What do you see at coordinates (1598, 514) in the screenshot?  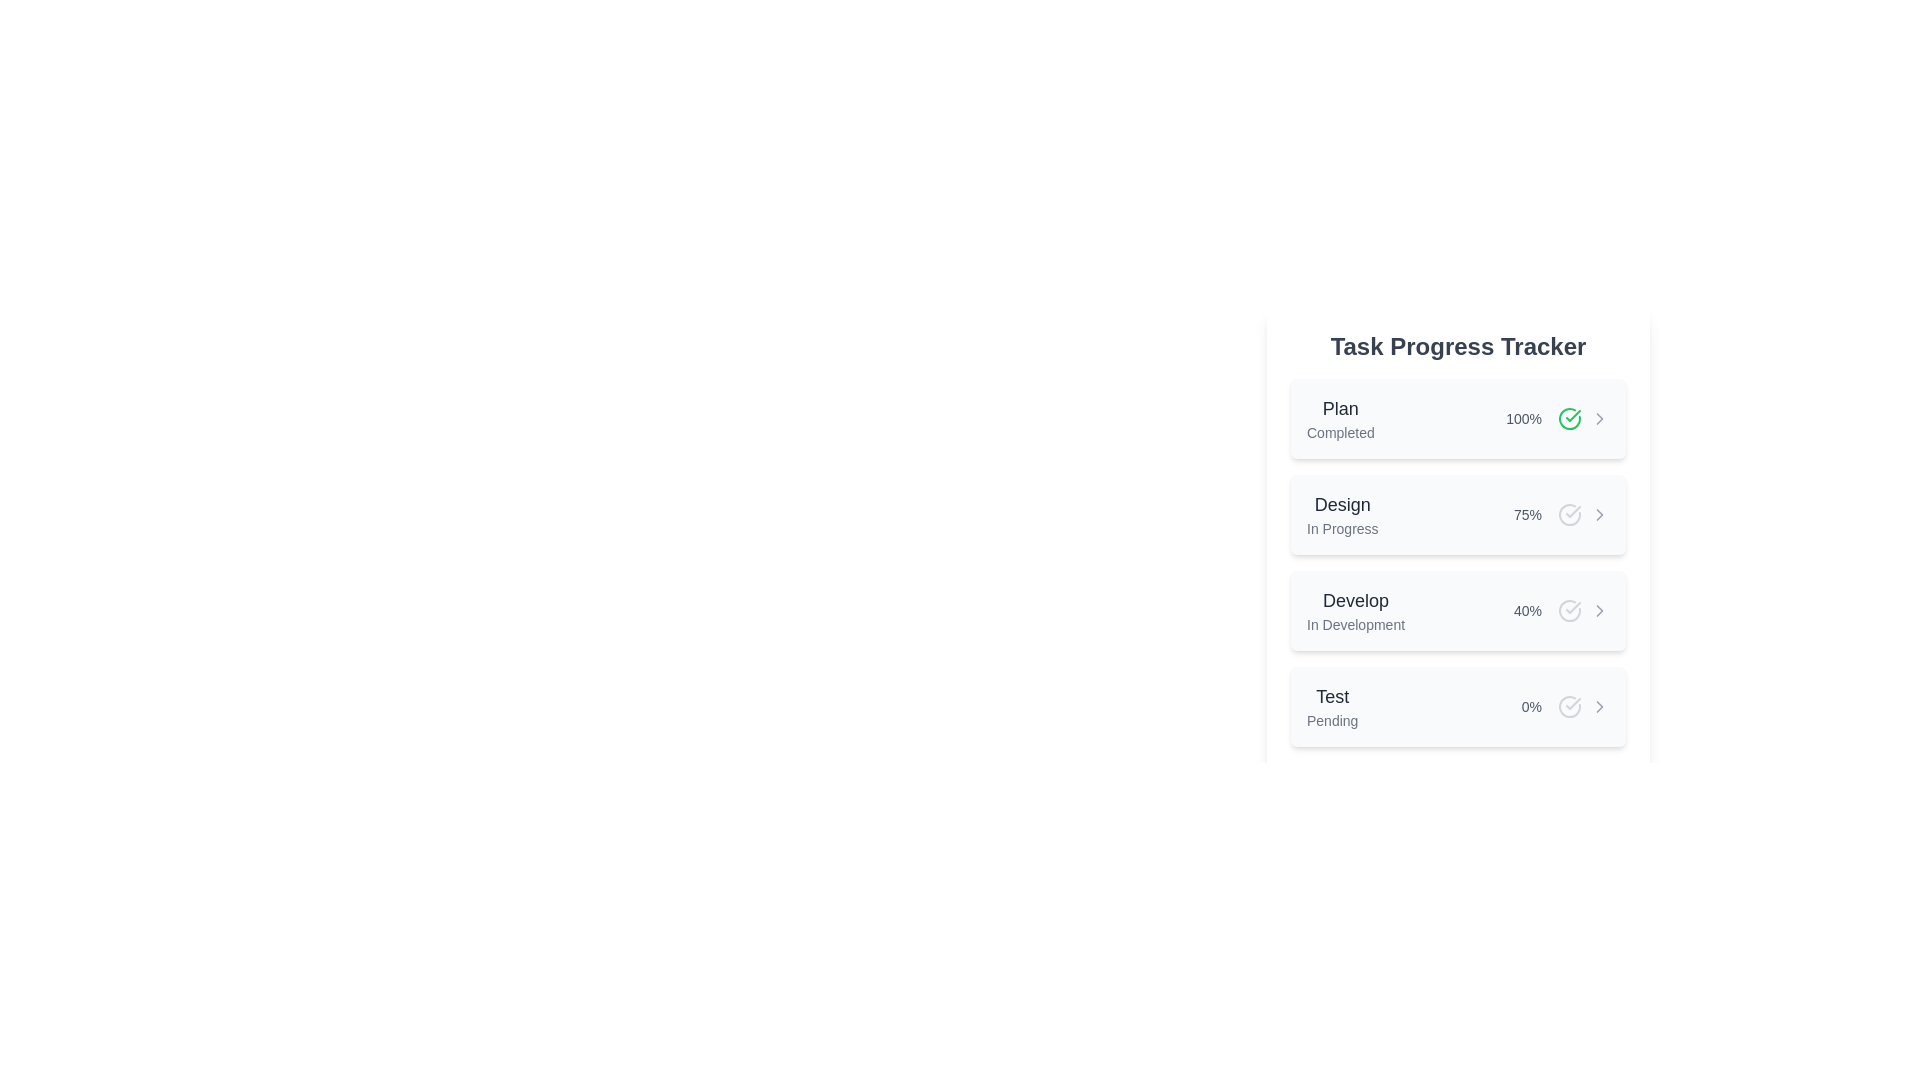 I see `the chevron icon located at the far right of the 'Design' section in the 'Task Progress Tracker'` at bounding box center [1598, 514].